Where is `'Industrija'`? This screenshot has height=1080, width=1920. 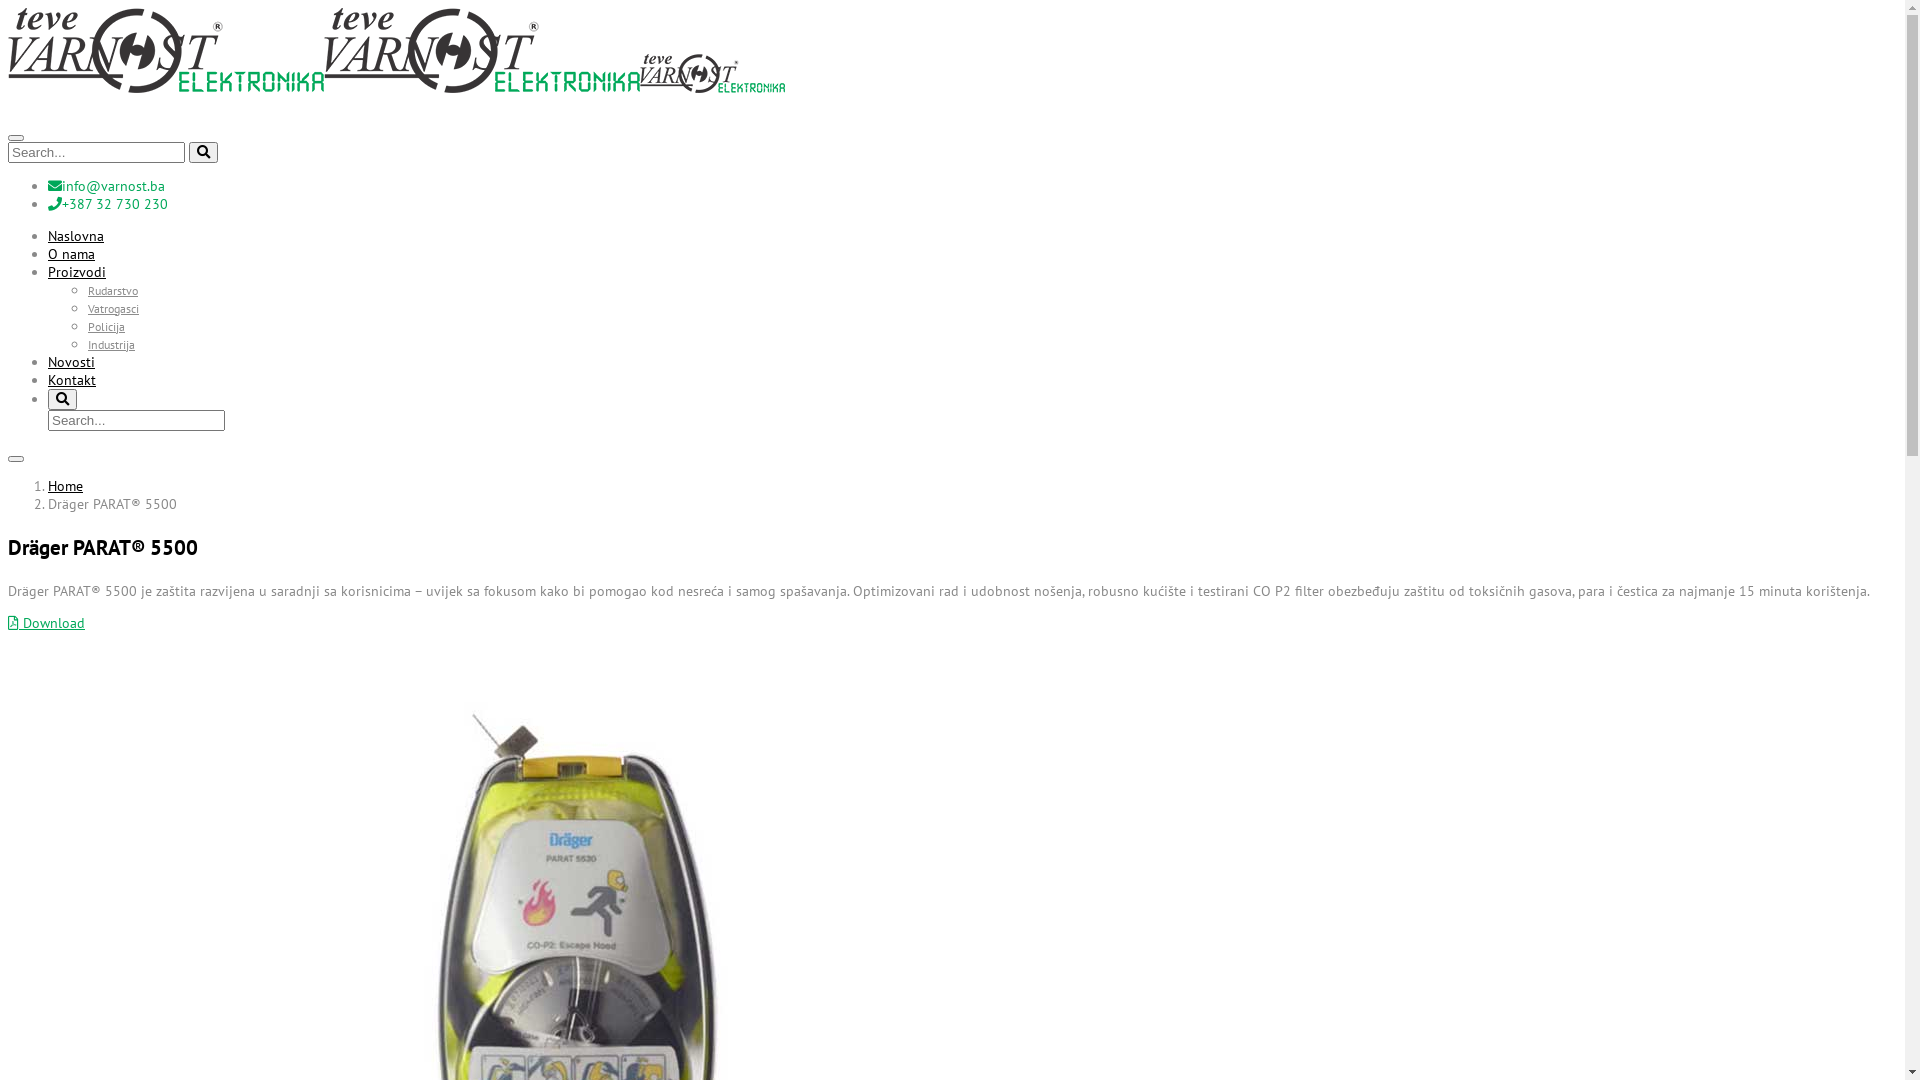 'Industrija' is located at coordinates (110, 342).